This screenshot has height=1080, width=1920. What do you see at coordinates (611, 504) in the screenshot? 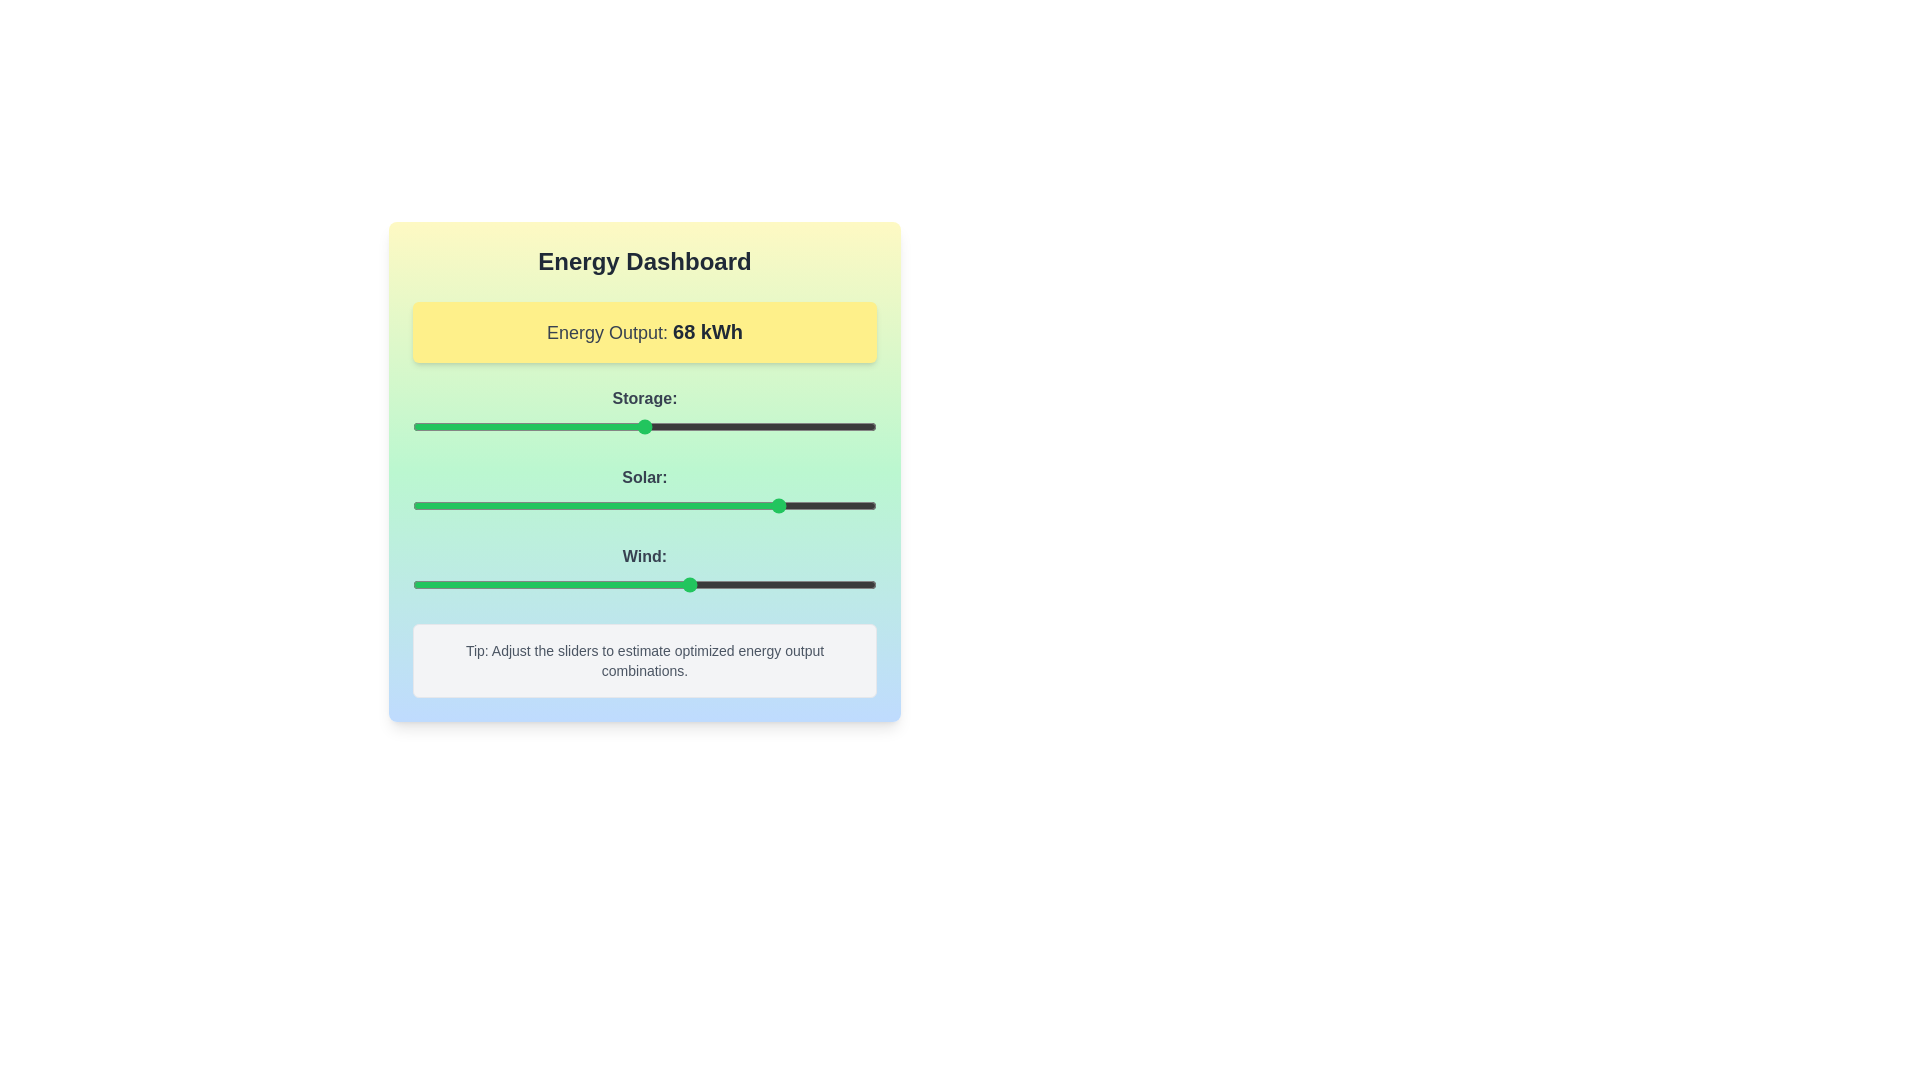
I see `the 'Solar' slider to 43%` at bounding box center [611, 504].